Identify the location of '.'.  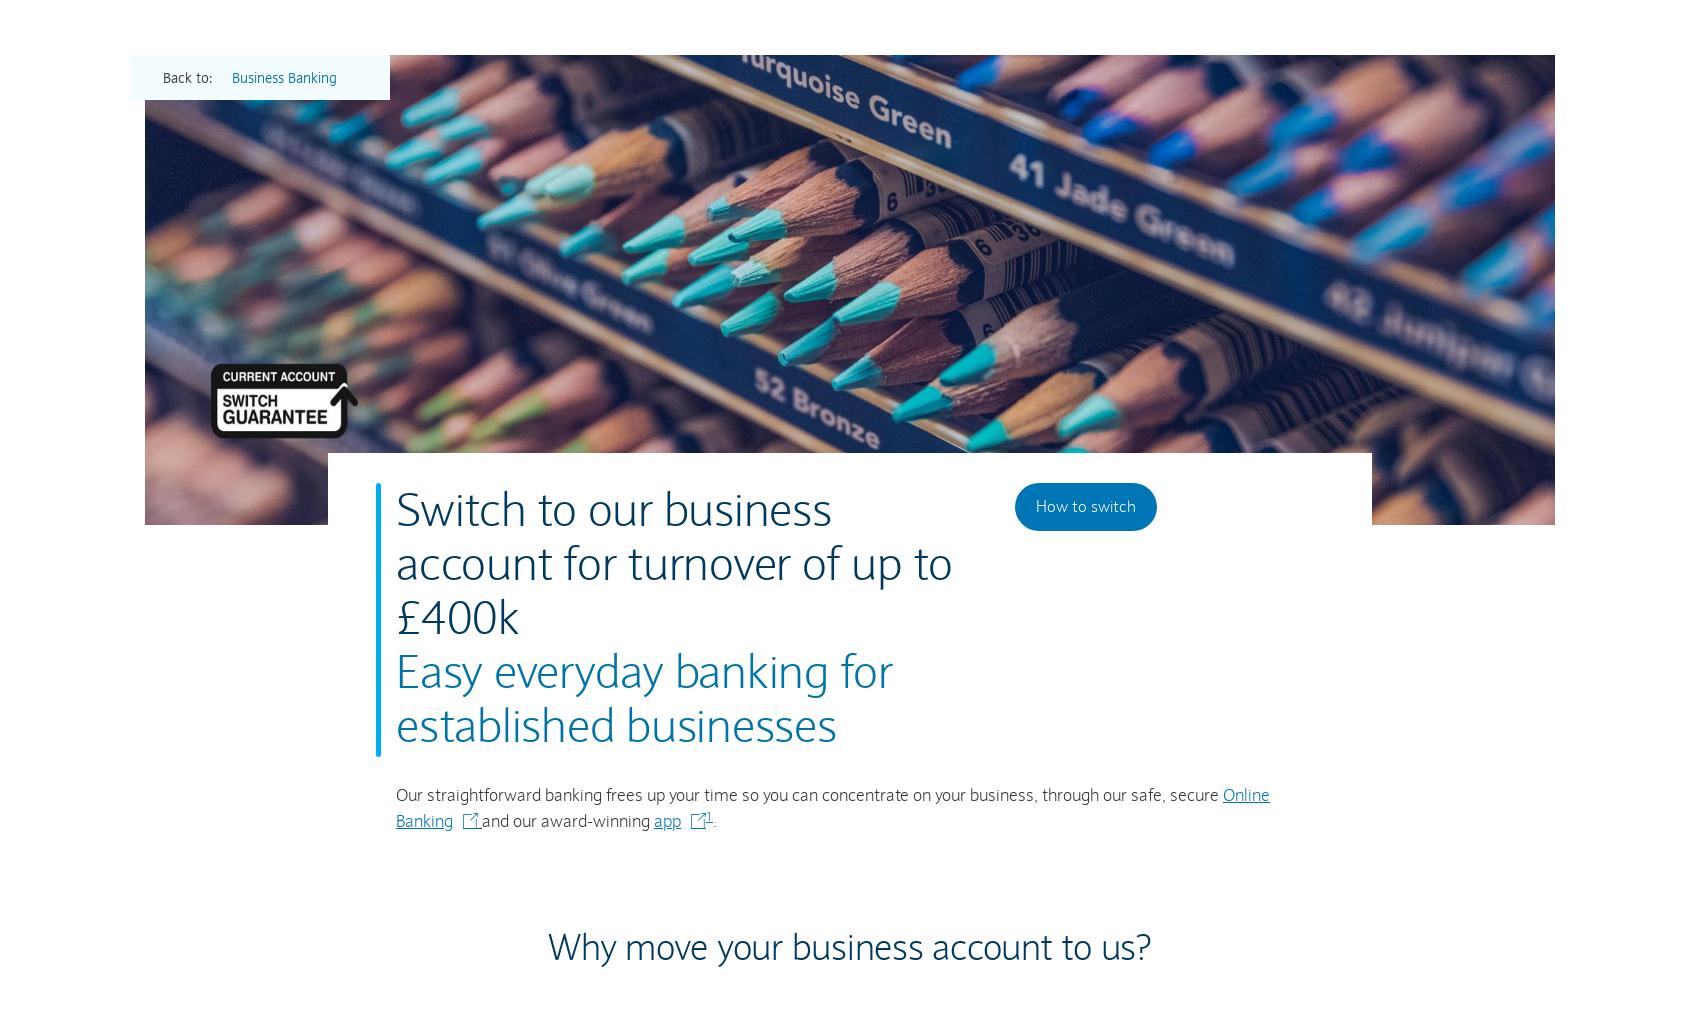
(1421, 944).